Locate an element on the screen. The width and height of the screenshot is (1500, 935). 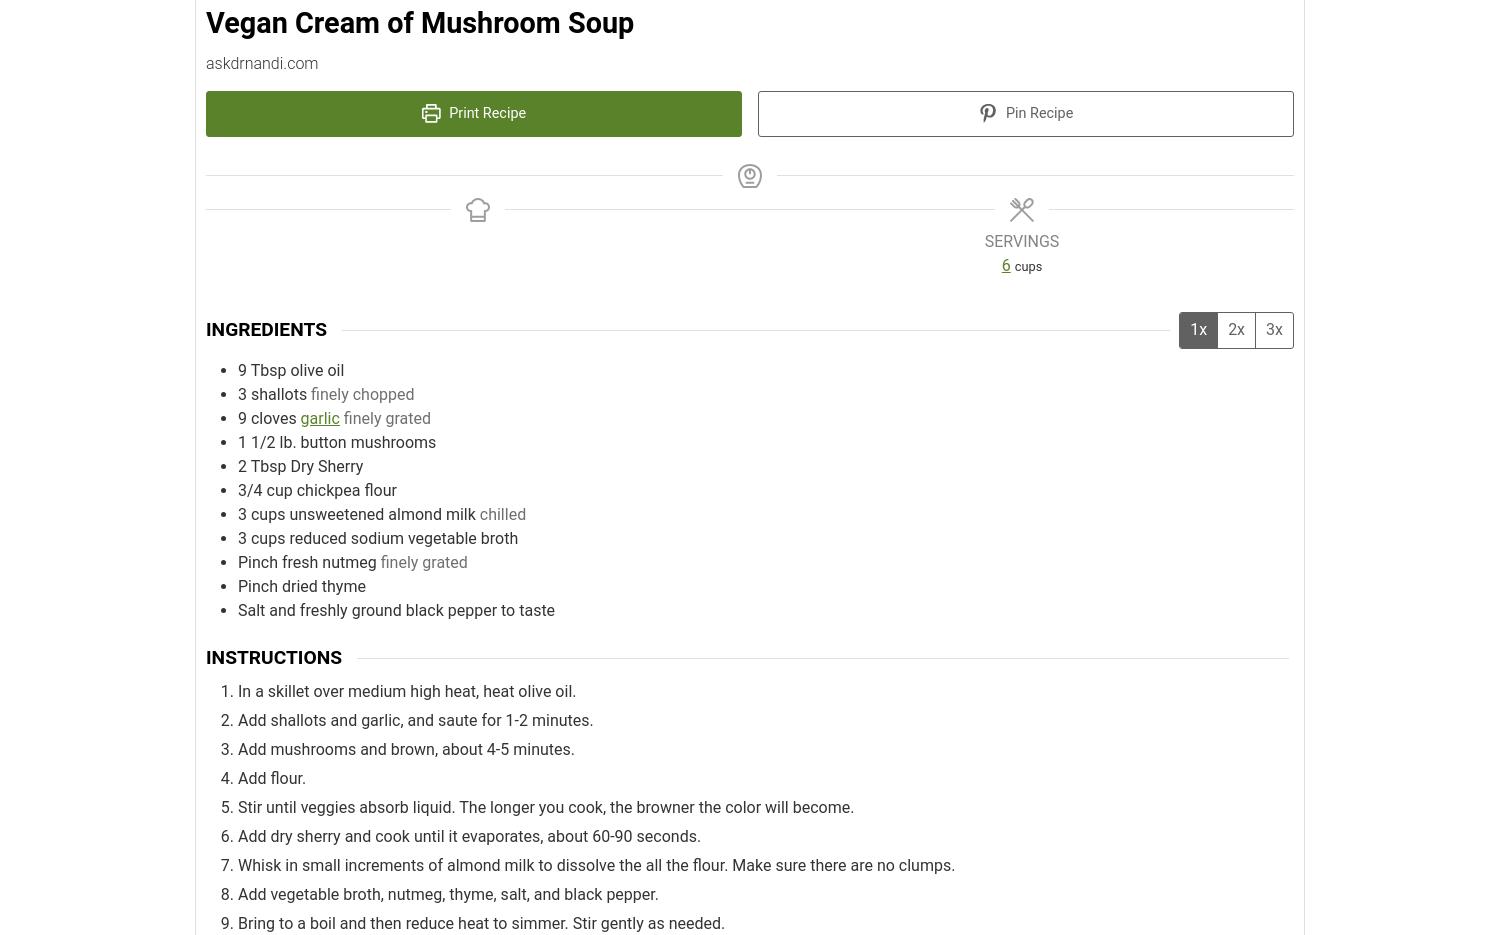
'Add flour.' is located at coordinates (271, 777).